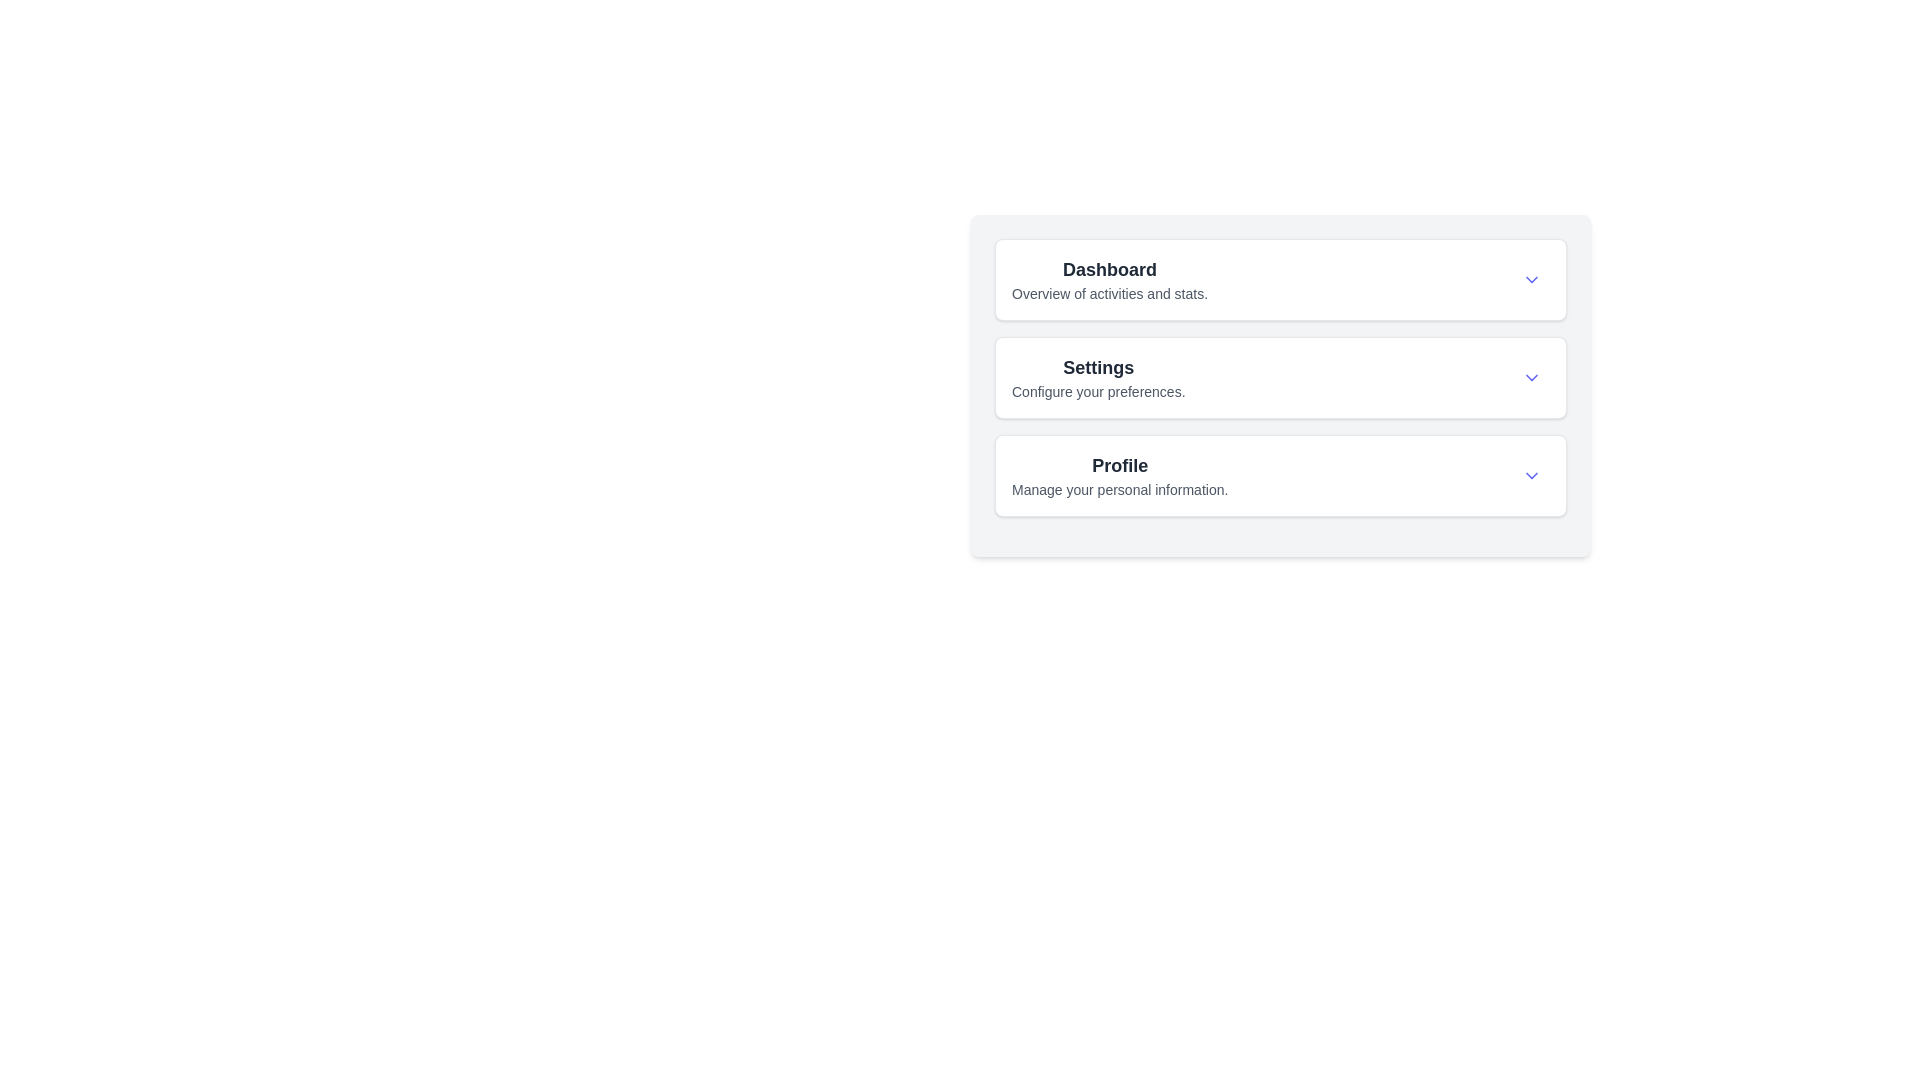  What do you see at coordinates (1530, 378) in the screenshot?
I see `the indigo downwards-pointing chevron icon in the top-right corner of the 'Settings' card` at bounding box center [1530, 378].